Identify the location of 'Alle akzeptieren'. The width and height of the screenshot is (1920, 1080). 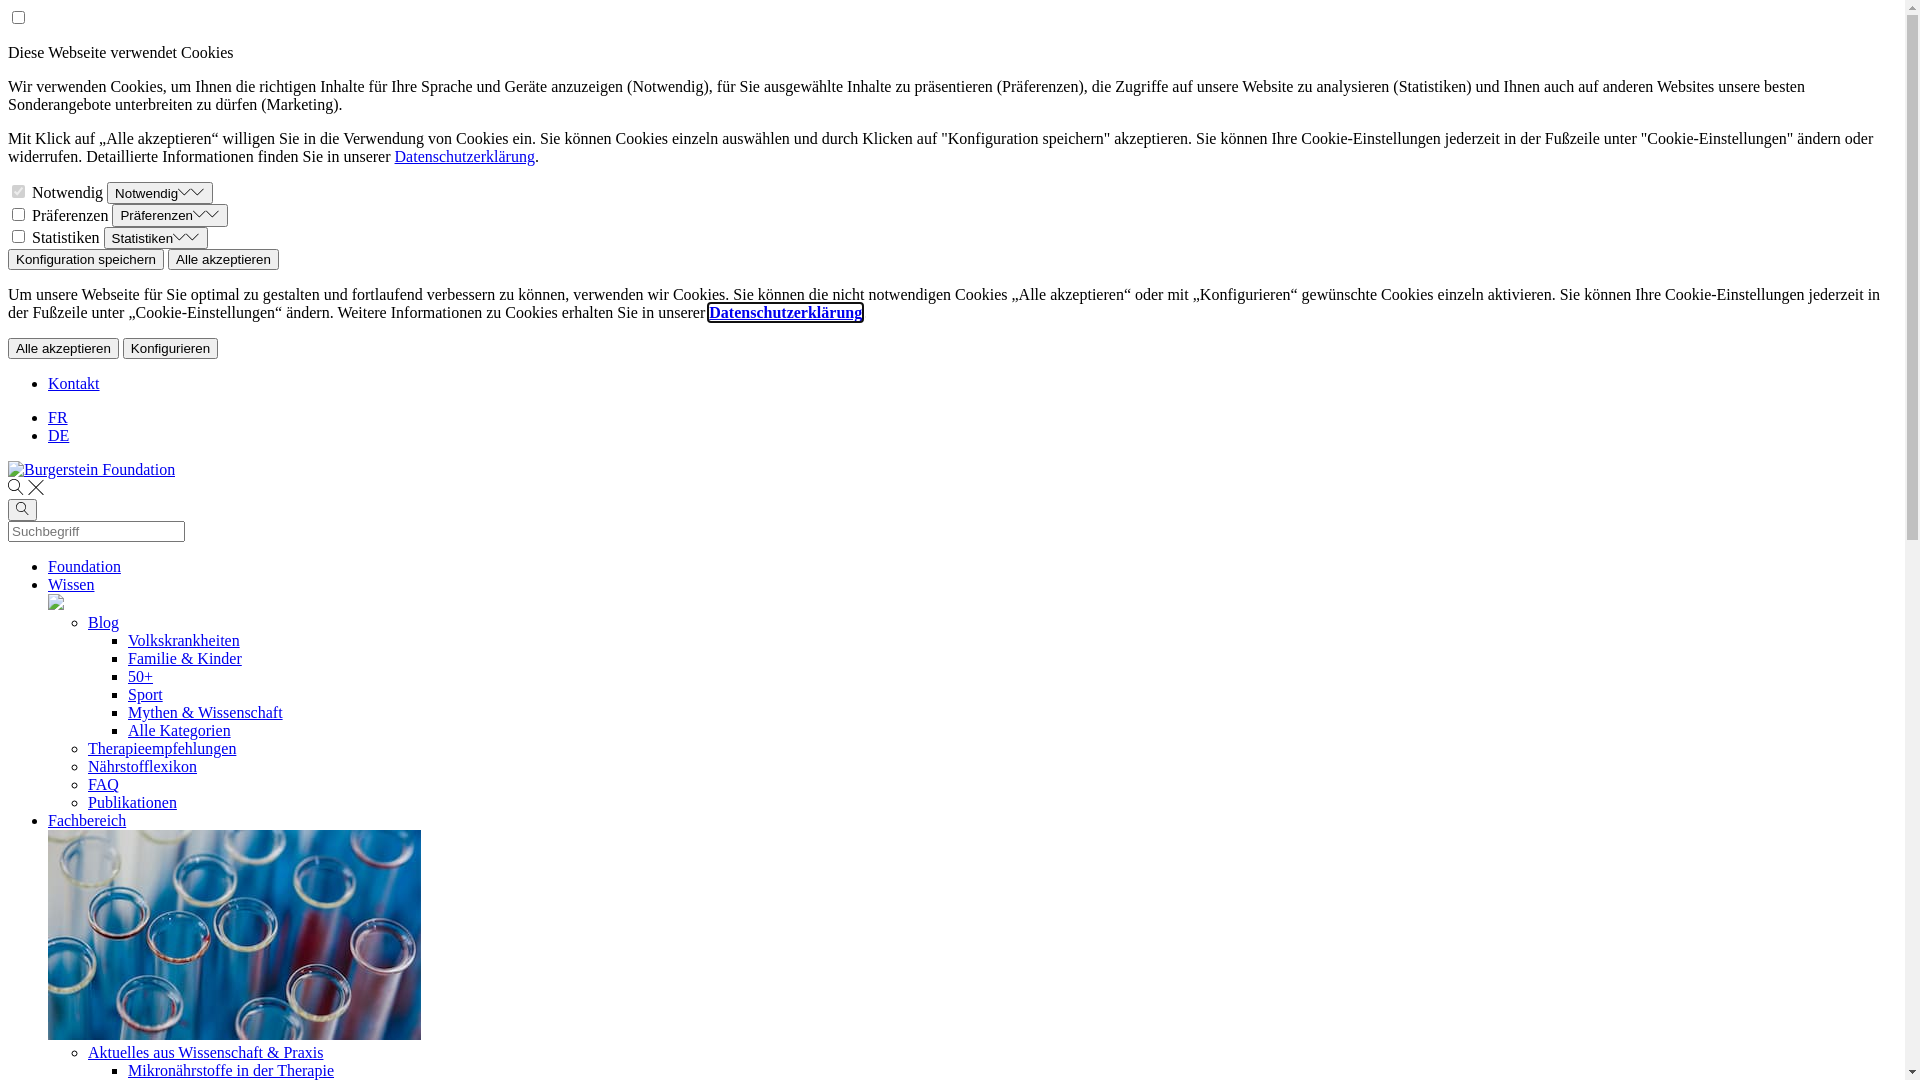
(223, 258).